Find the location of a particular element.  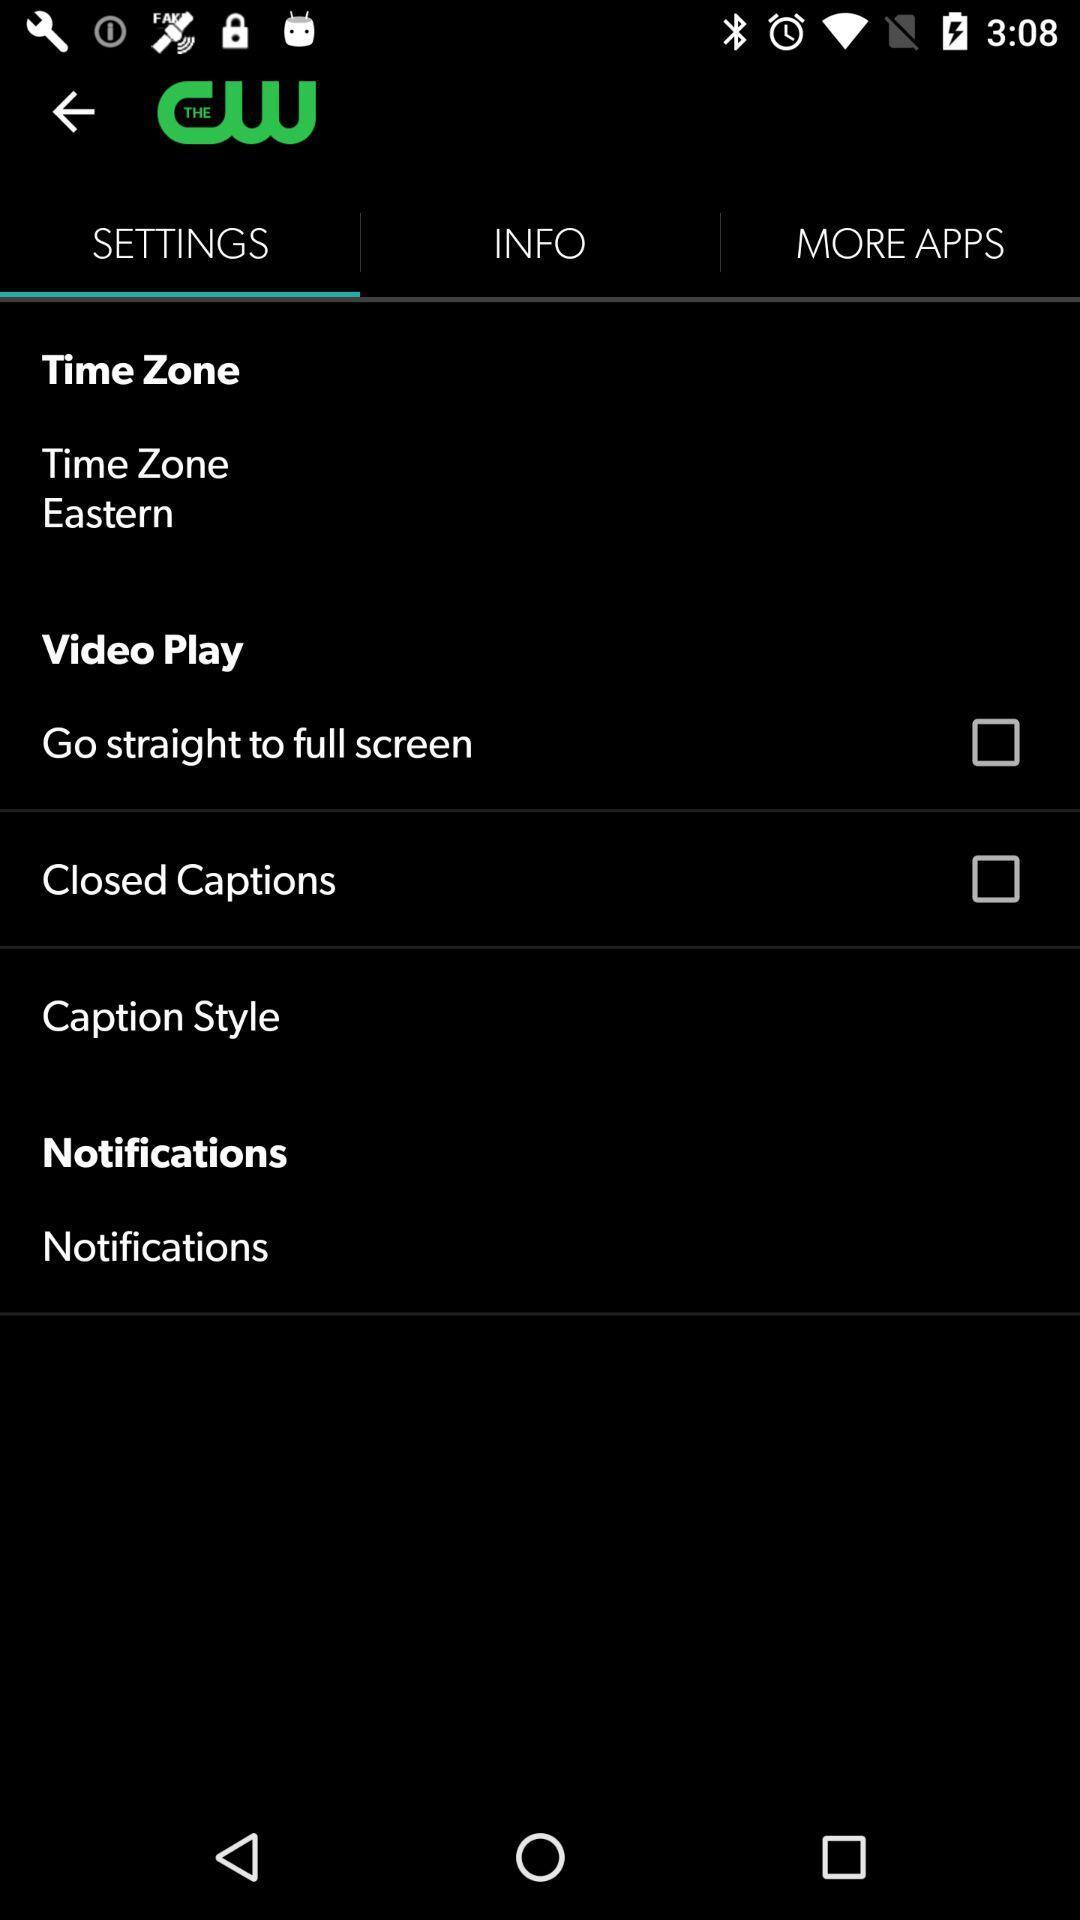

the item above settings is located at coordinates (72, 110).